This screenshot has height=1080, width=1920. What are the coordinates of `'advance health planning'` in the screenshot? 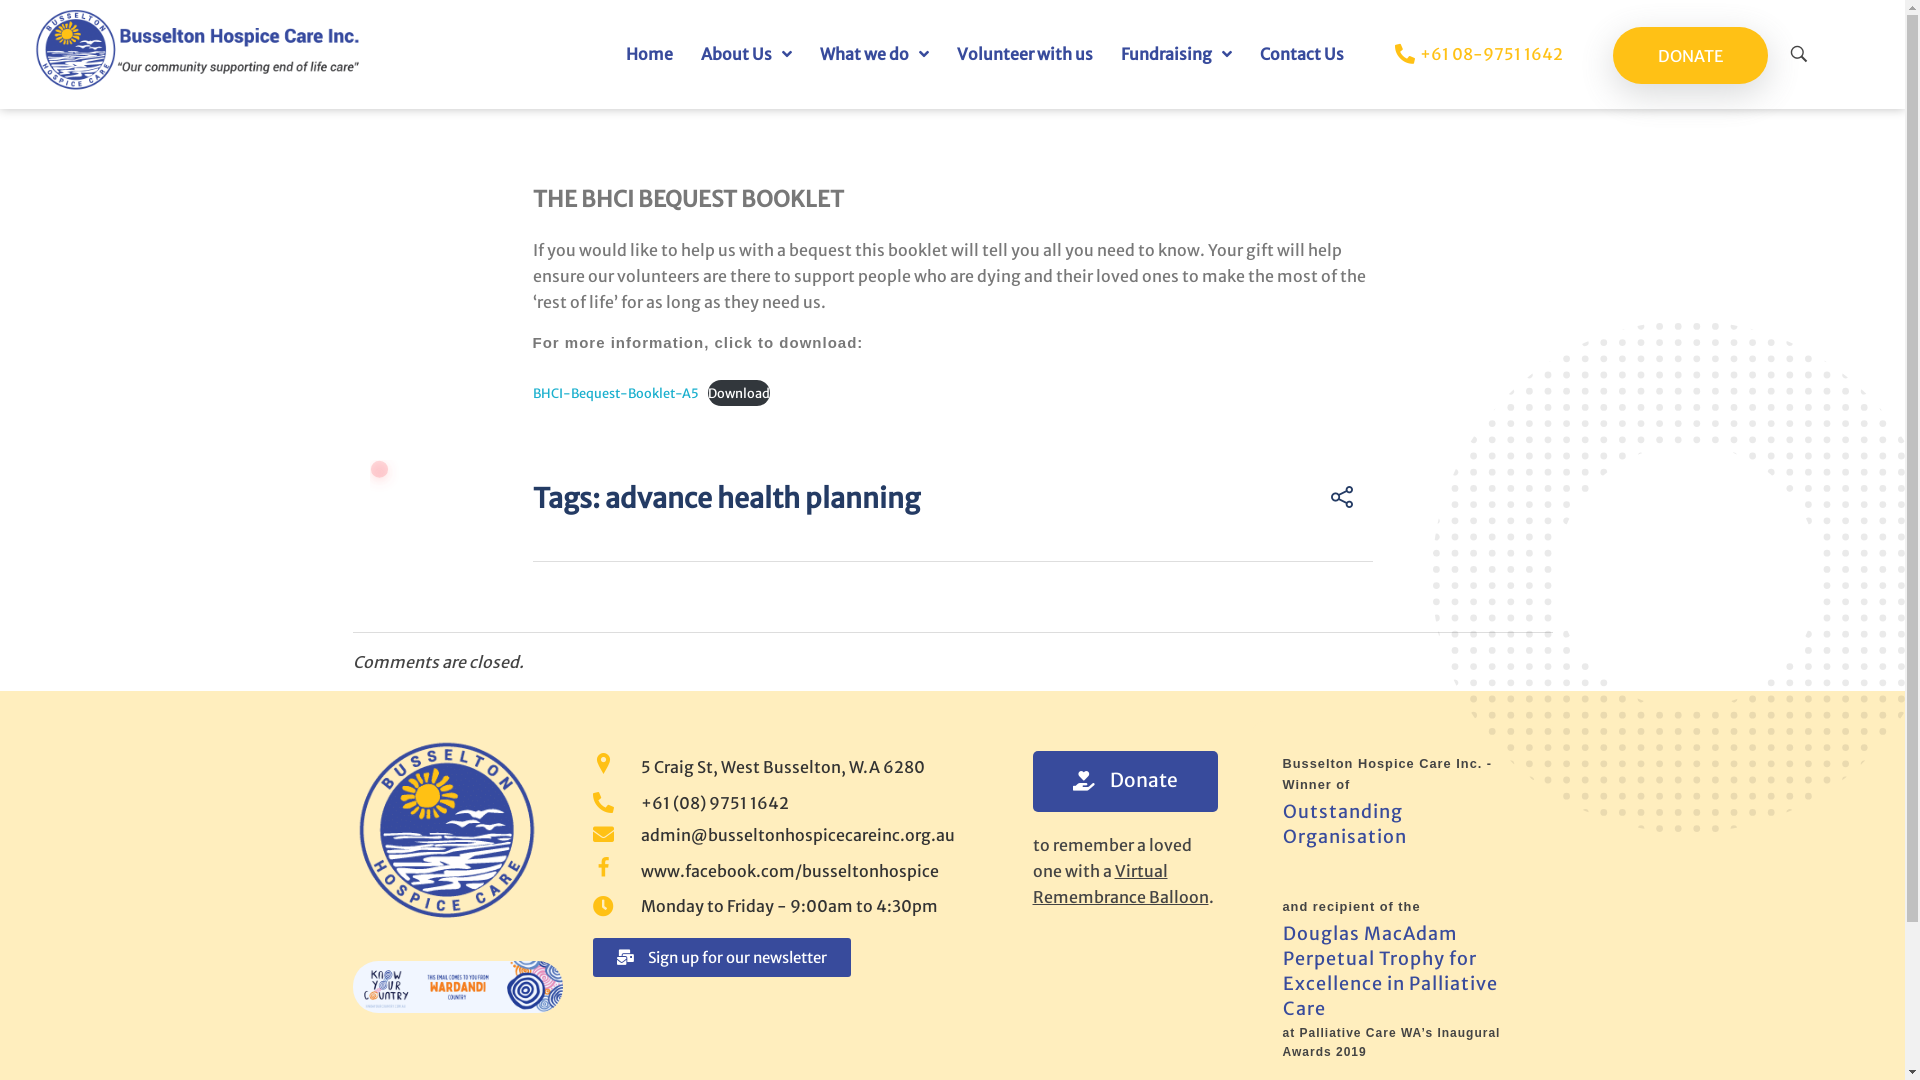 It's located at (760, 496).